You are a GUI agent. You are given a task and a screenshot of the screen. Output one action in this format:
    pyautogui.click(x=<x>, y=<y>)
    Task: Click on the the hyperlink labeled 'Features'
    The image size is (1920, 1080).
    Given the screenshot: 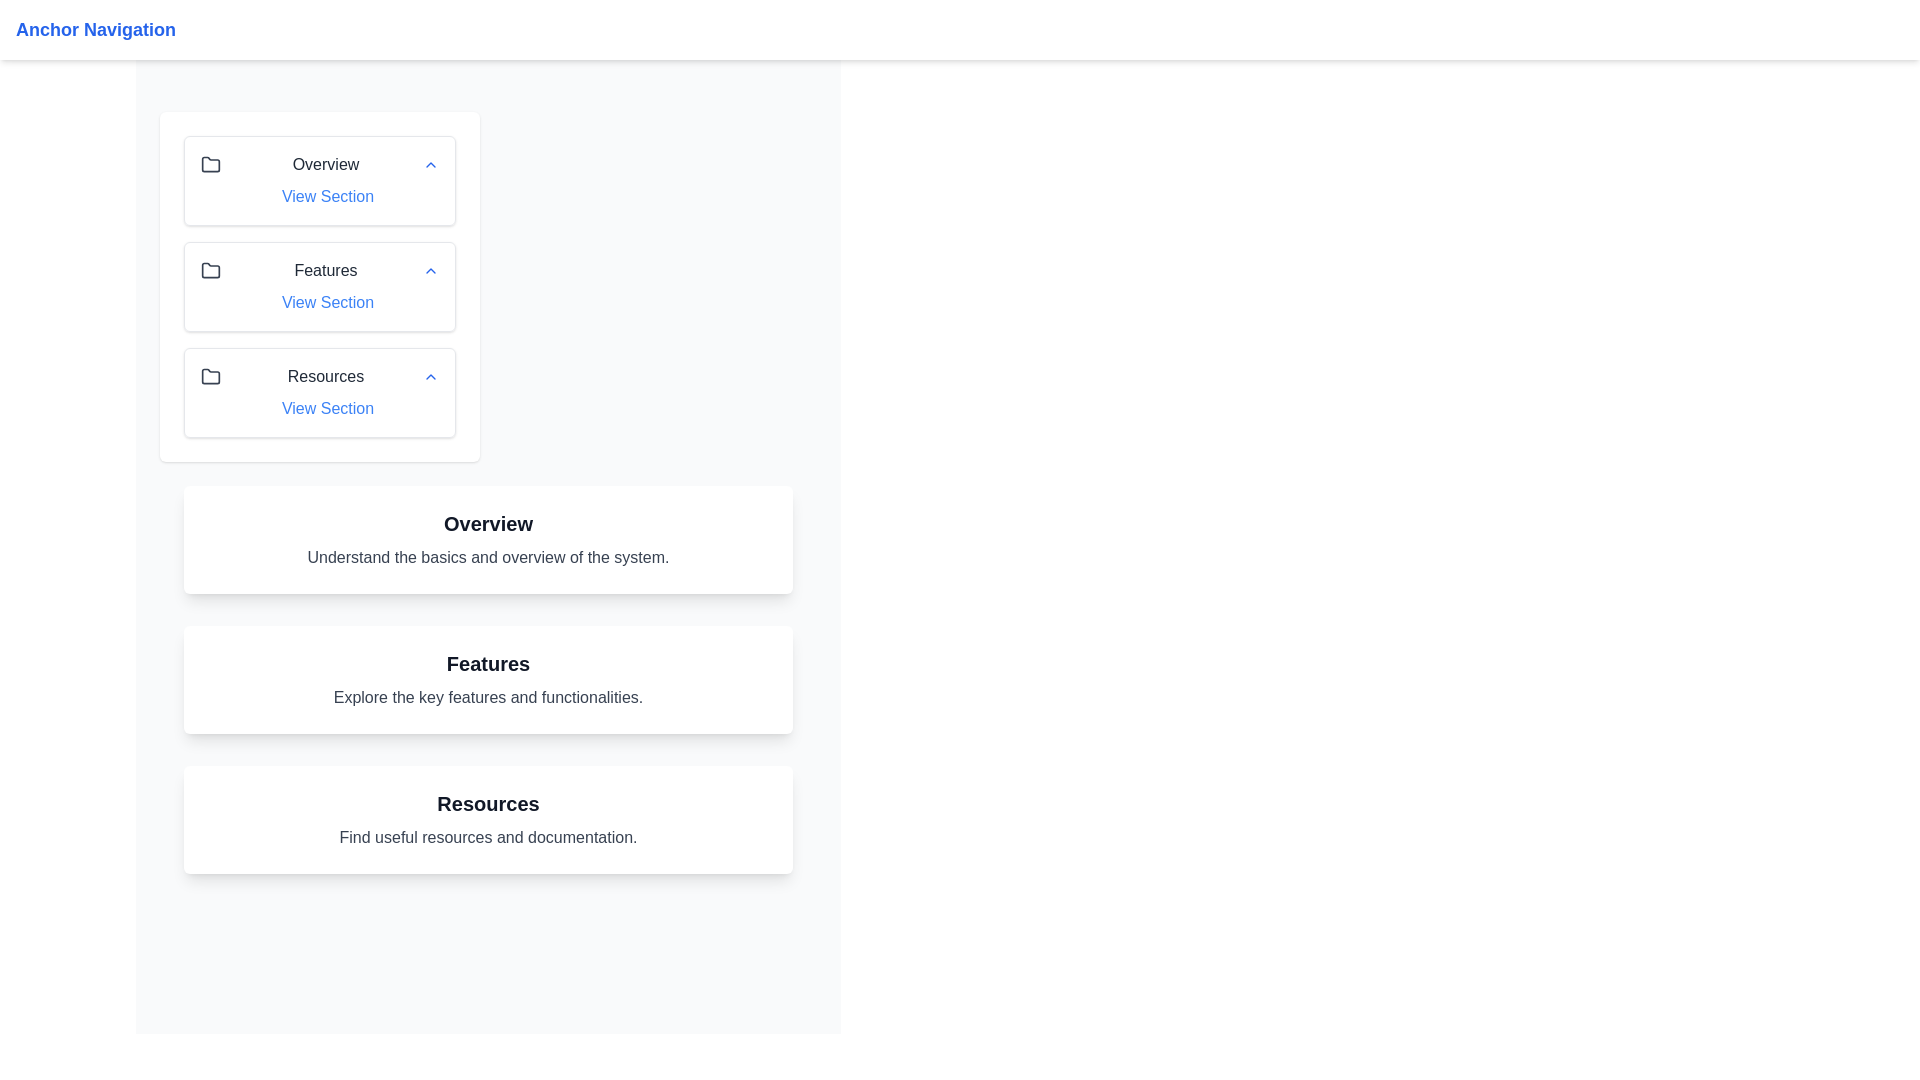 What is the action you would take?
    pyautogui.click(x=327, y=302)
    